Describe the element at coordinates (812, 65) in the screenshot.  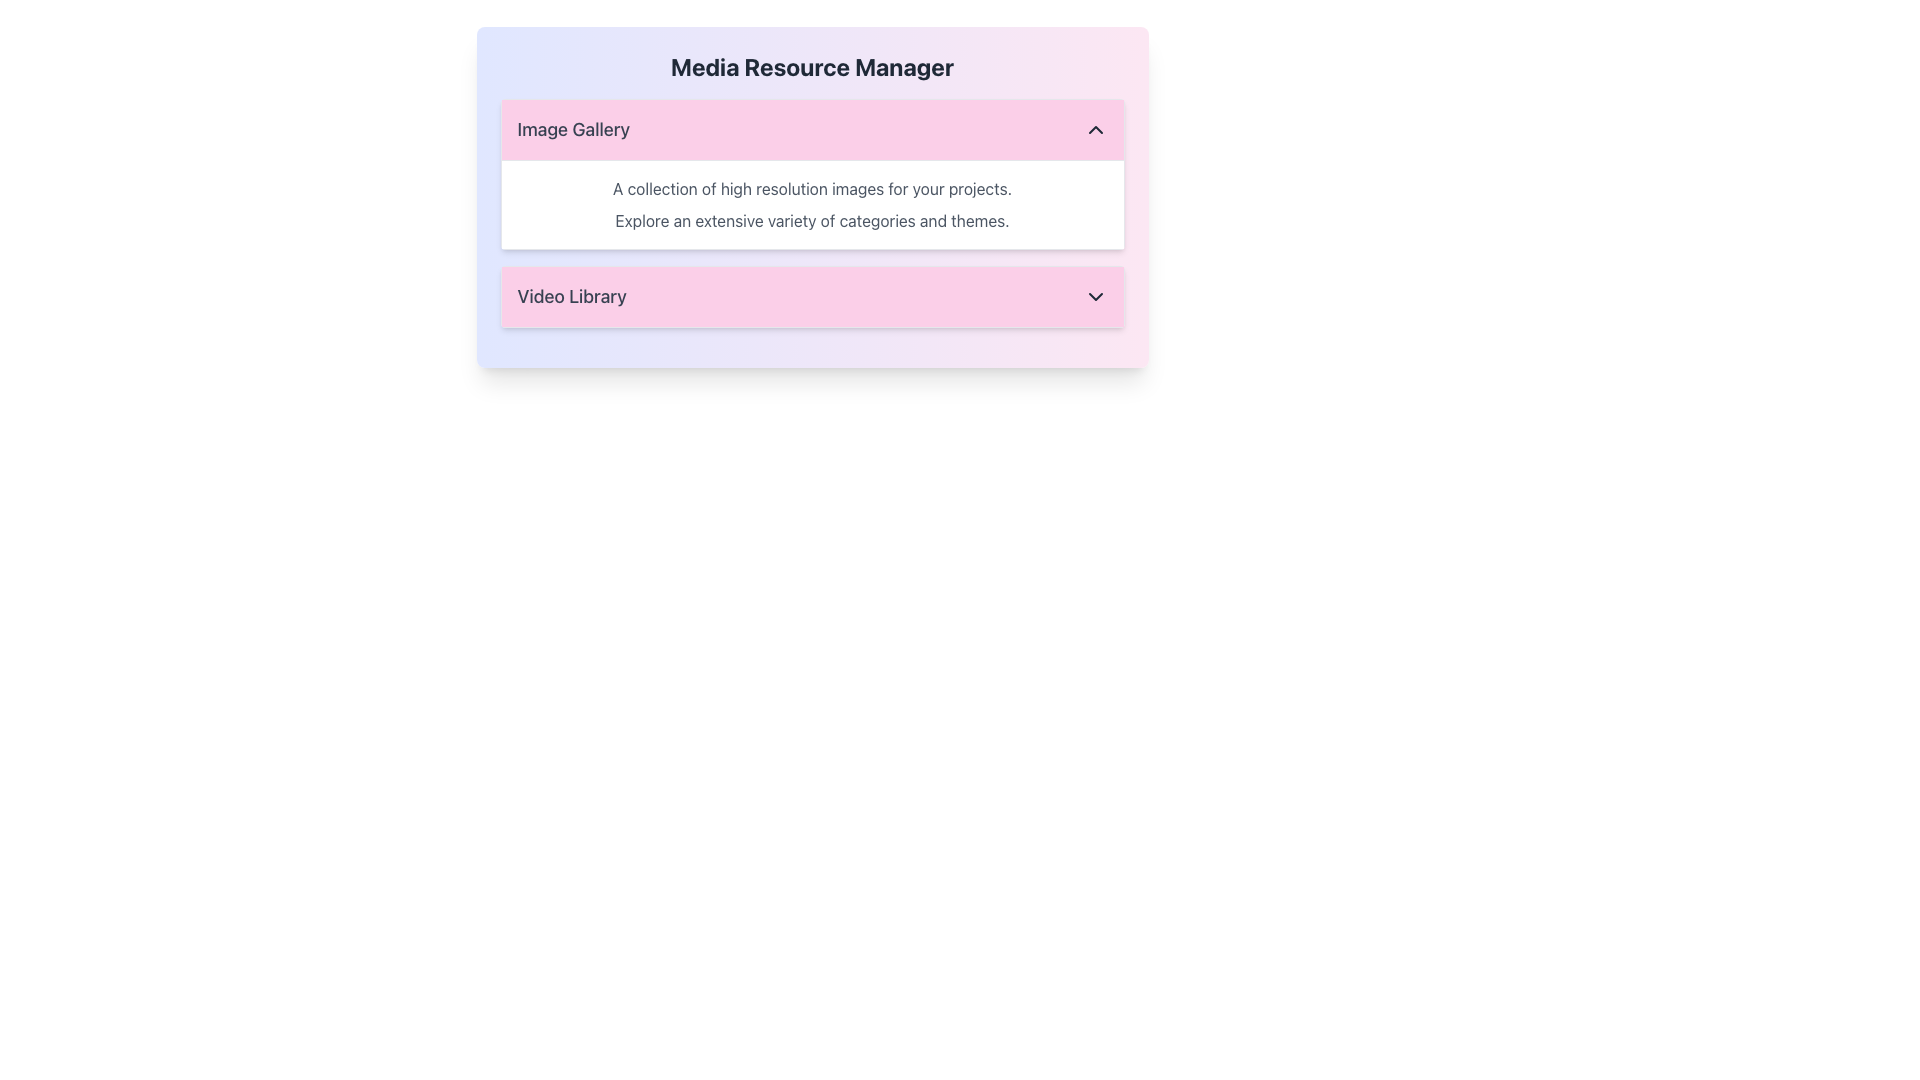
I see `the prominently displayed Static Text Label that reads 'Media Resource Manager', which is bold, center-aligned, and located at the top of the interface layout` at that location.